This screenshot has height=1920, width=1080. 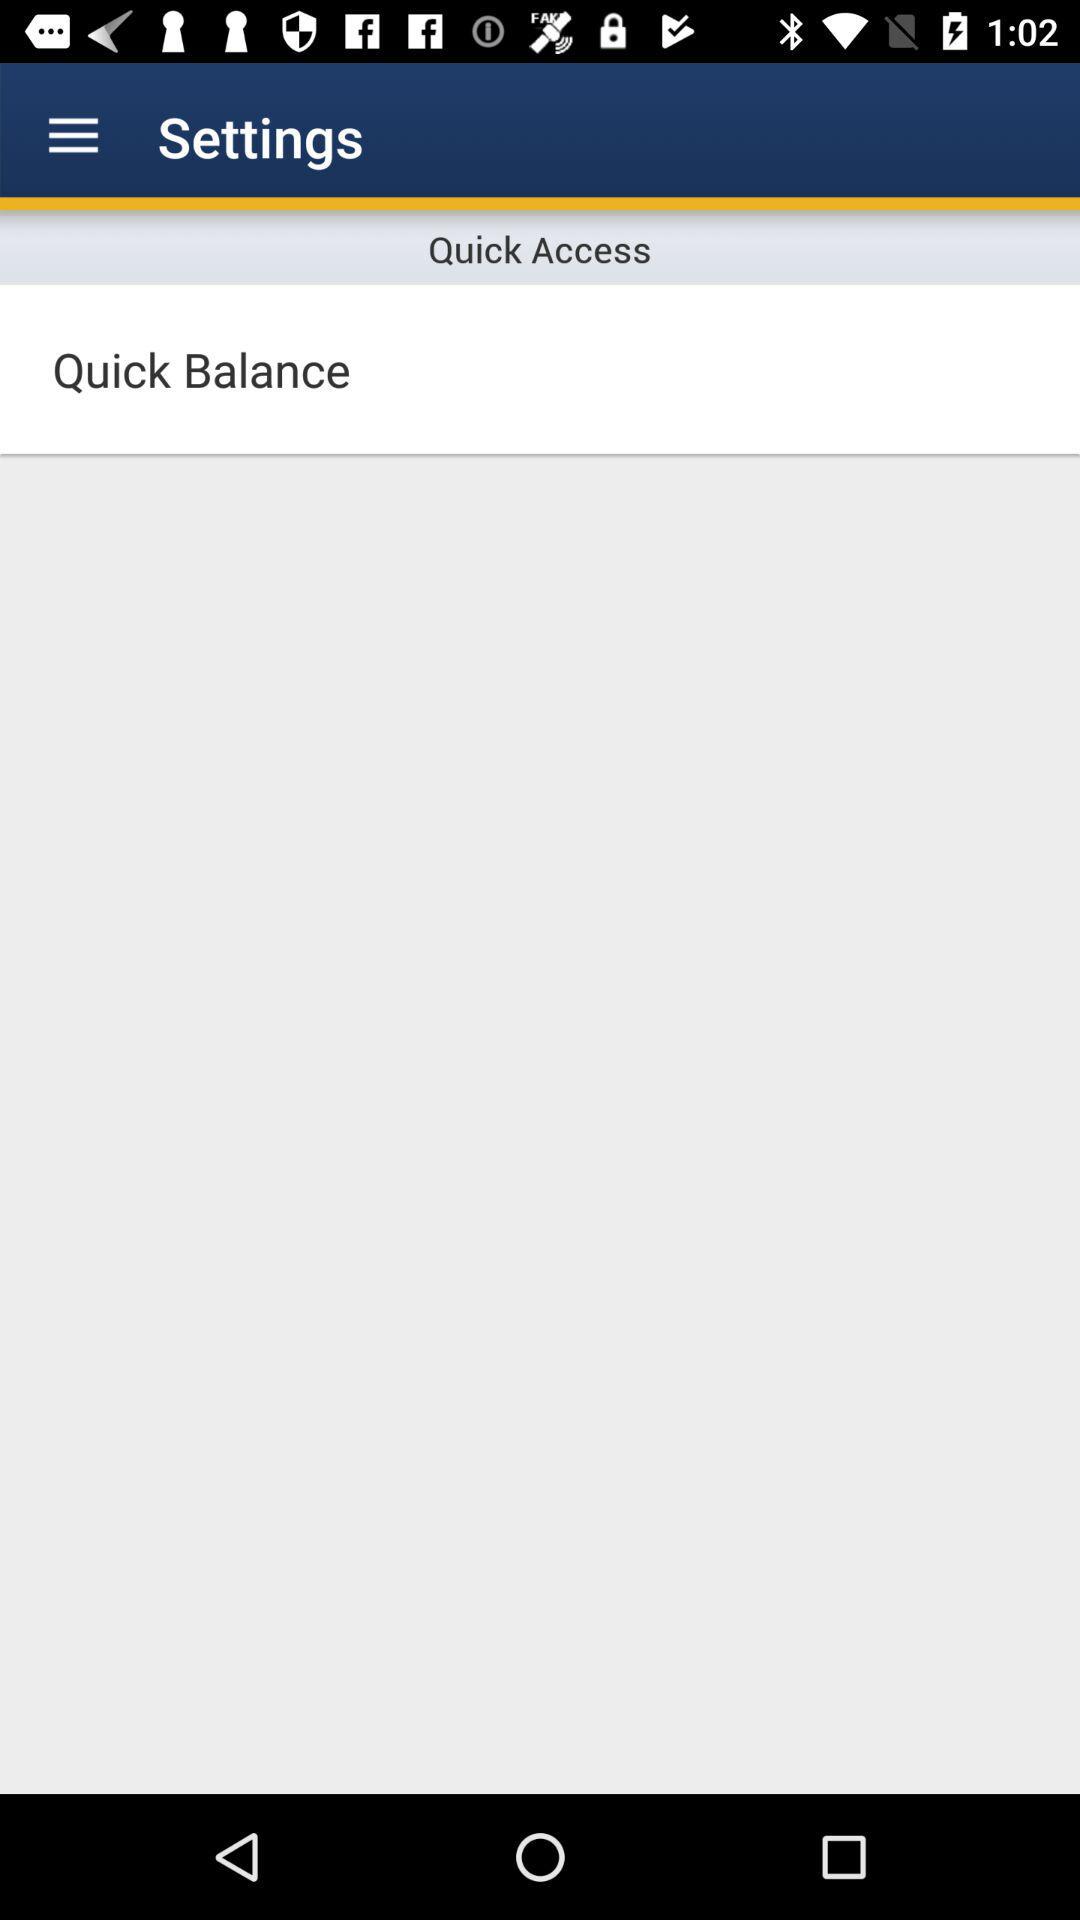 I want to click on item next to settings icon, so click(x=72, y=135).